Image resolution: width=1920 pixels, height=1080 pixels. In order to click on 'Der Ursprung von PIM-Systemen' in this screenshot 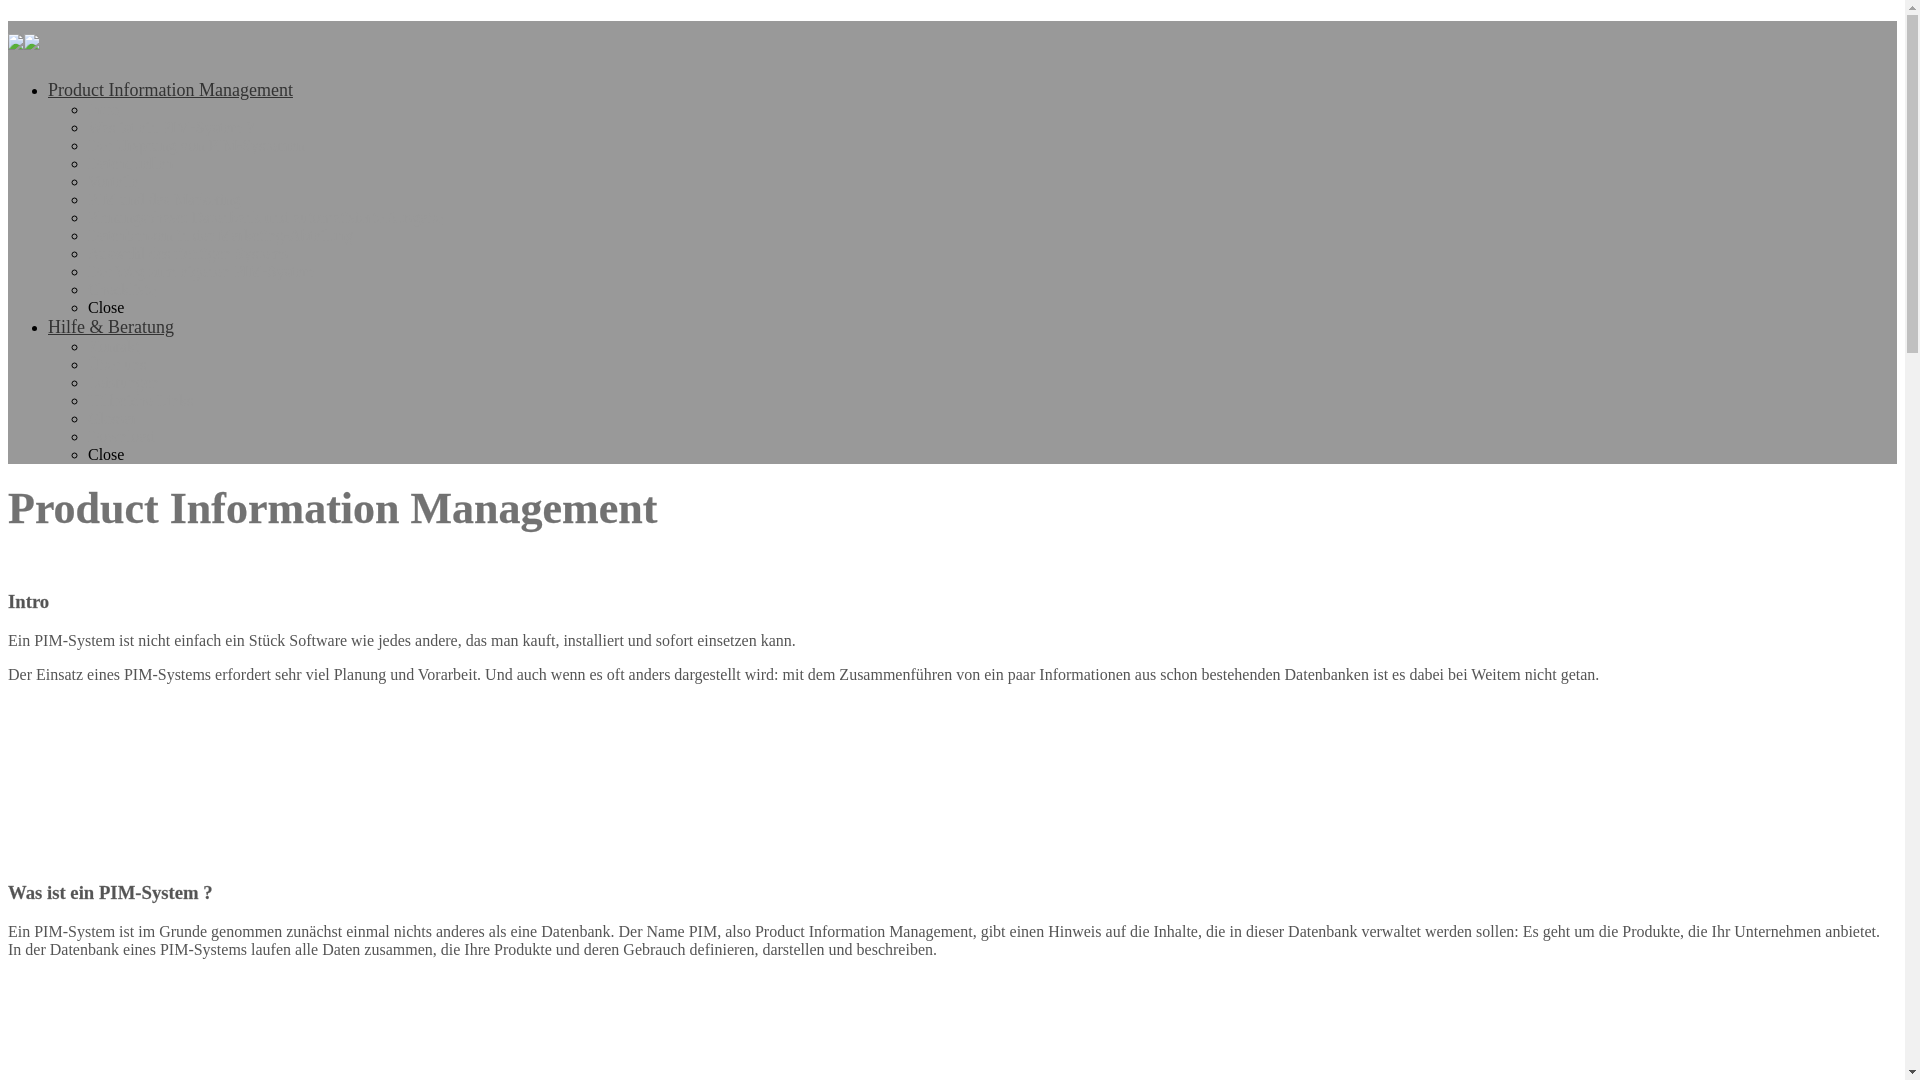, I will do `click(86, 144)`.